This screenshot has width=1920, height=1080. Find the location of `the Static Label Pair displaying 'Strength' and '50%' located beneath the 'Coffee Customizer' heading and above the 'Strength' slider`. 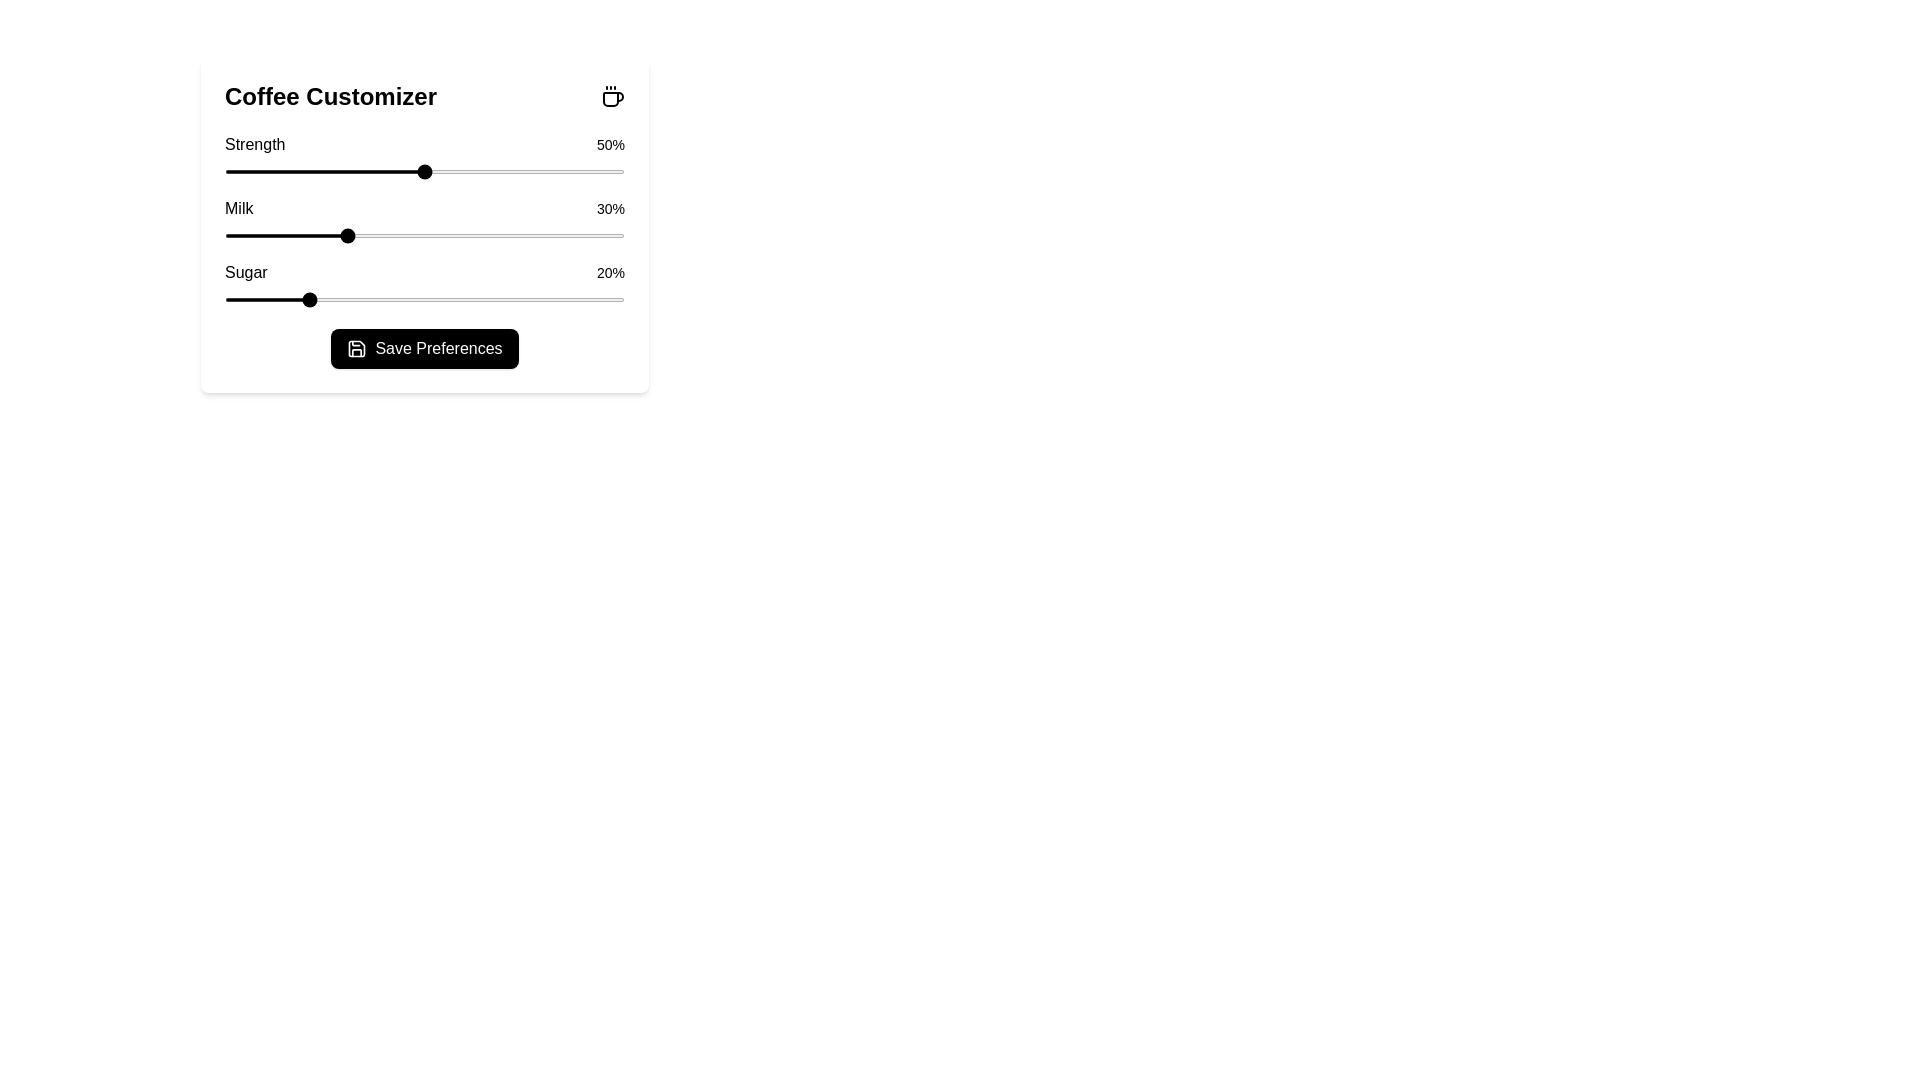

the Static Label Pair displaying 'Strength' and '50%' located beneath the 'Coffee Customizer' heading and above the 'Strength' slider is located at coordinates (424, 144).